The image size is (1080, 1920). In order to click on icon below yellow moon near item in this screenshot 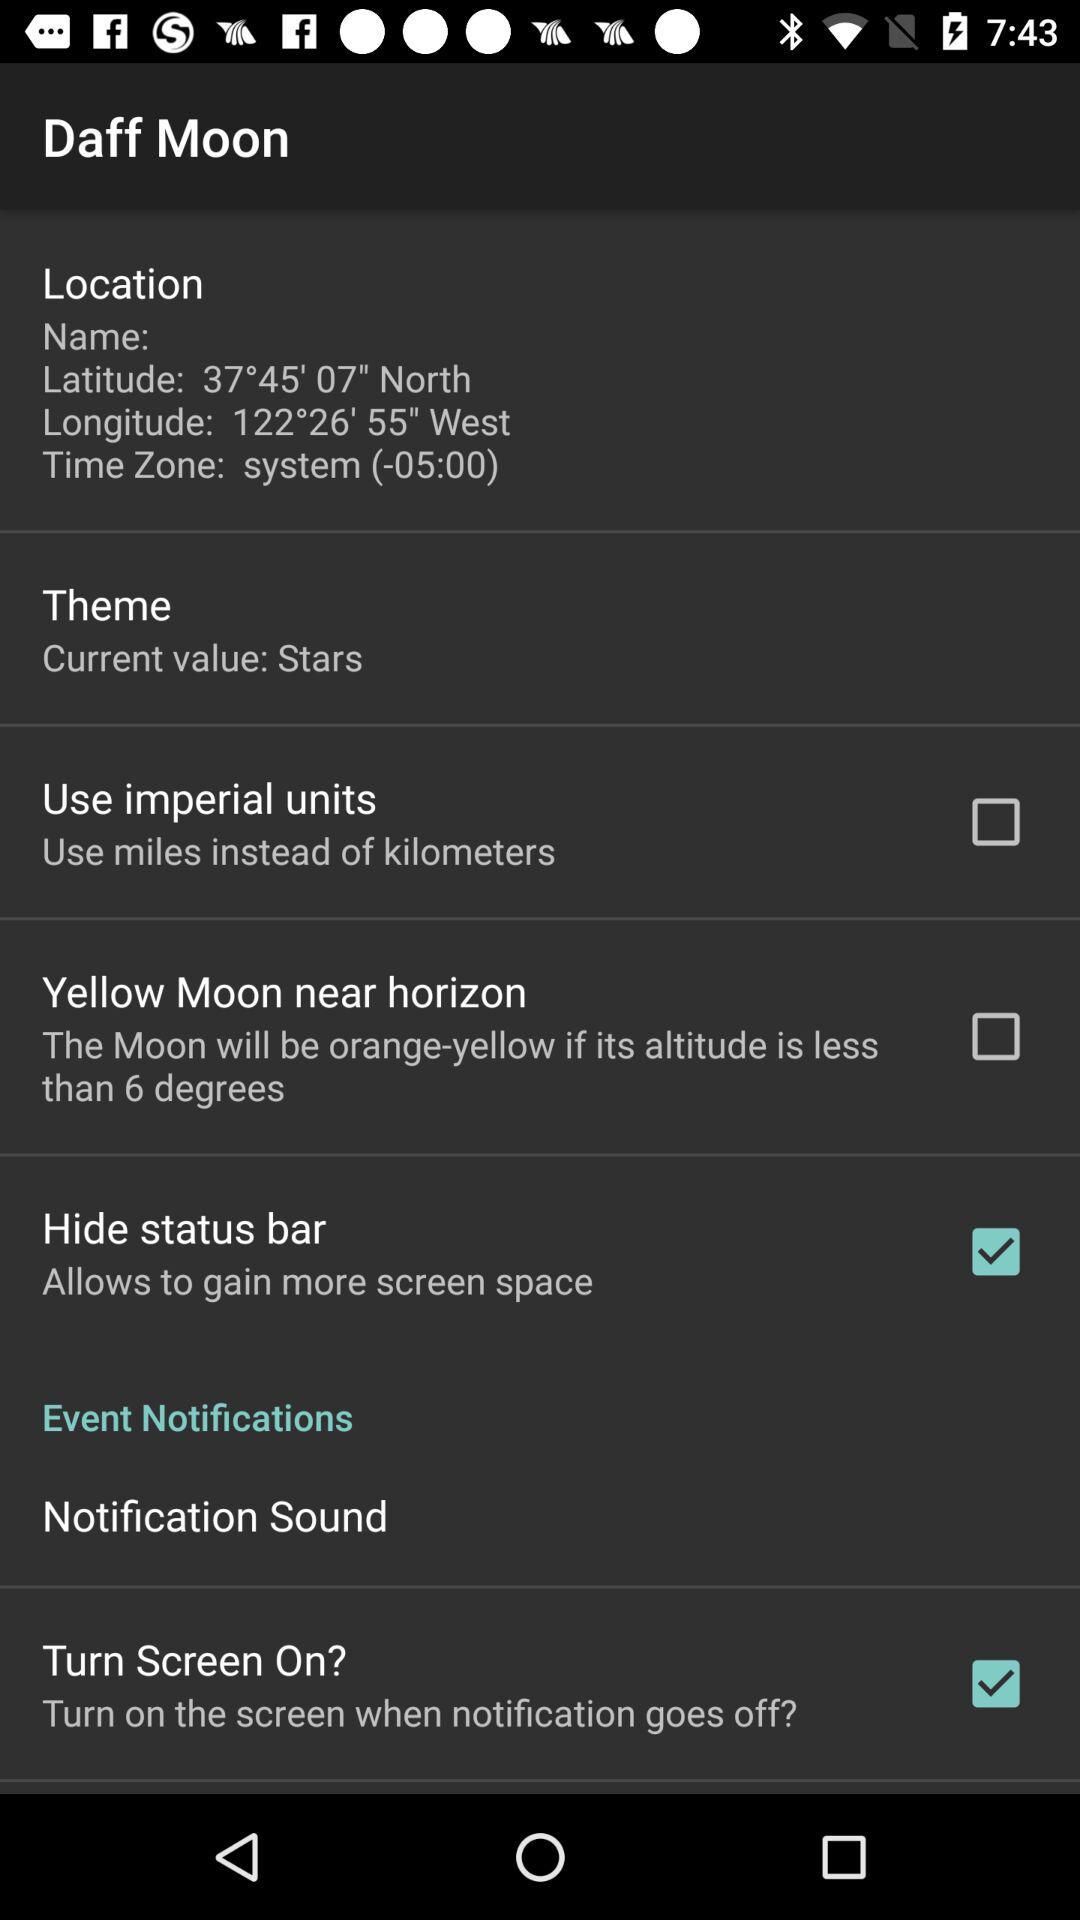, I will do `click(477, 1064)`.